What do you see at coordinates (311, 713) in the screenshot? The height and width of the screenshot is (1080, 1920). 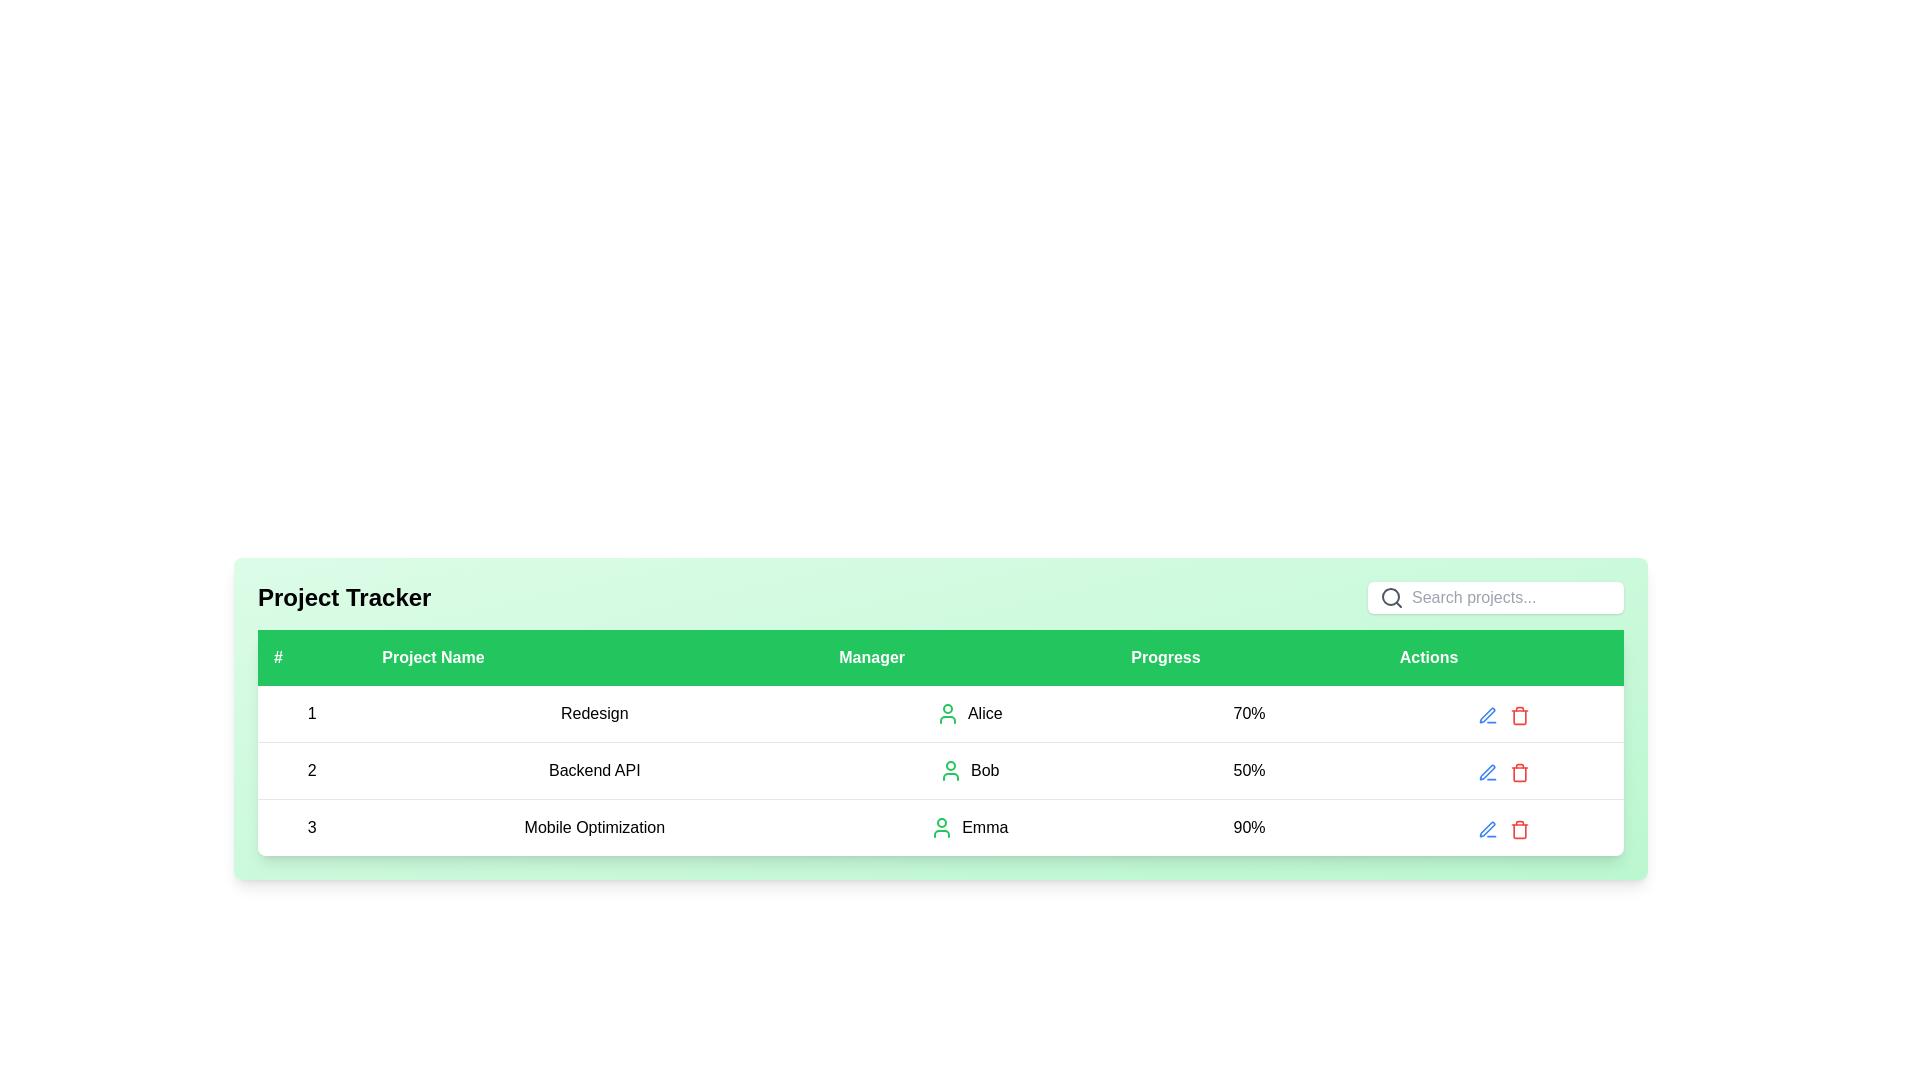 I see `the first table cell containing the centered numeral '1', which is displayed in bold black text under the '#' header column` at bounding box center [311, 713].